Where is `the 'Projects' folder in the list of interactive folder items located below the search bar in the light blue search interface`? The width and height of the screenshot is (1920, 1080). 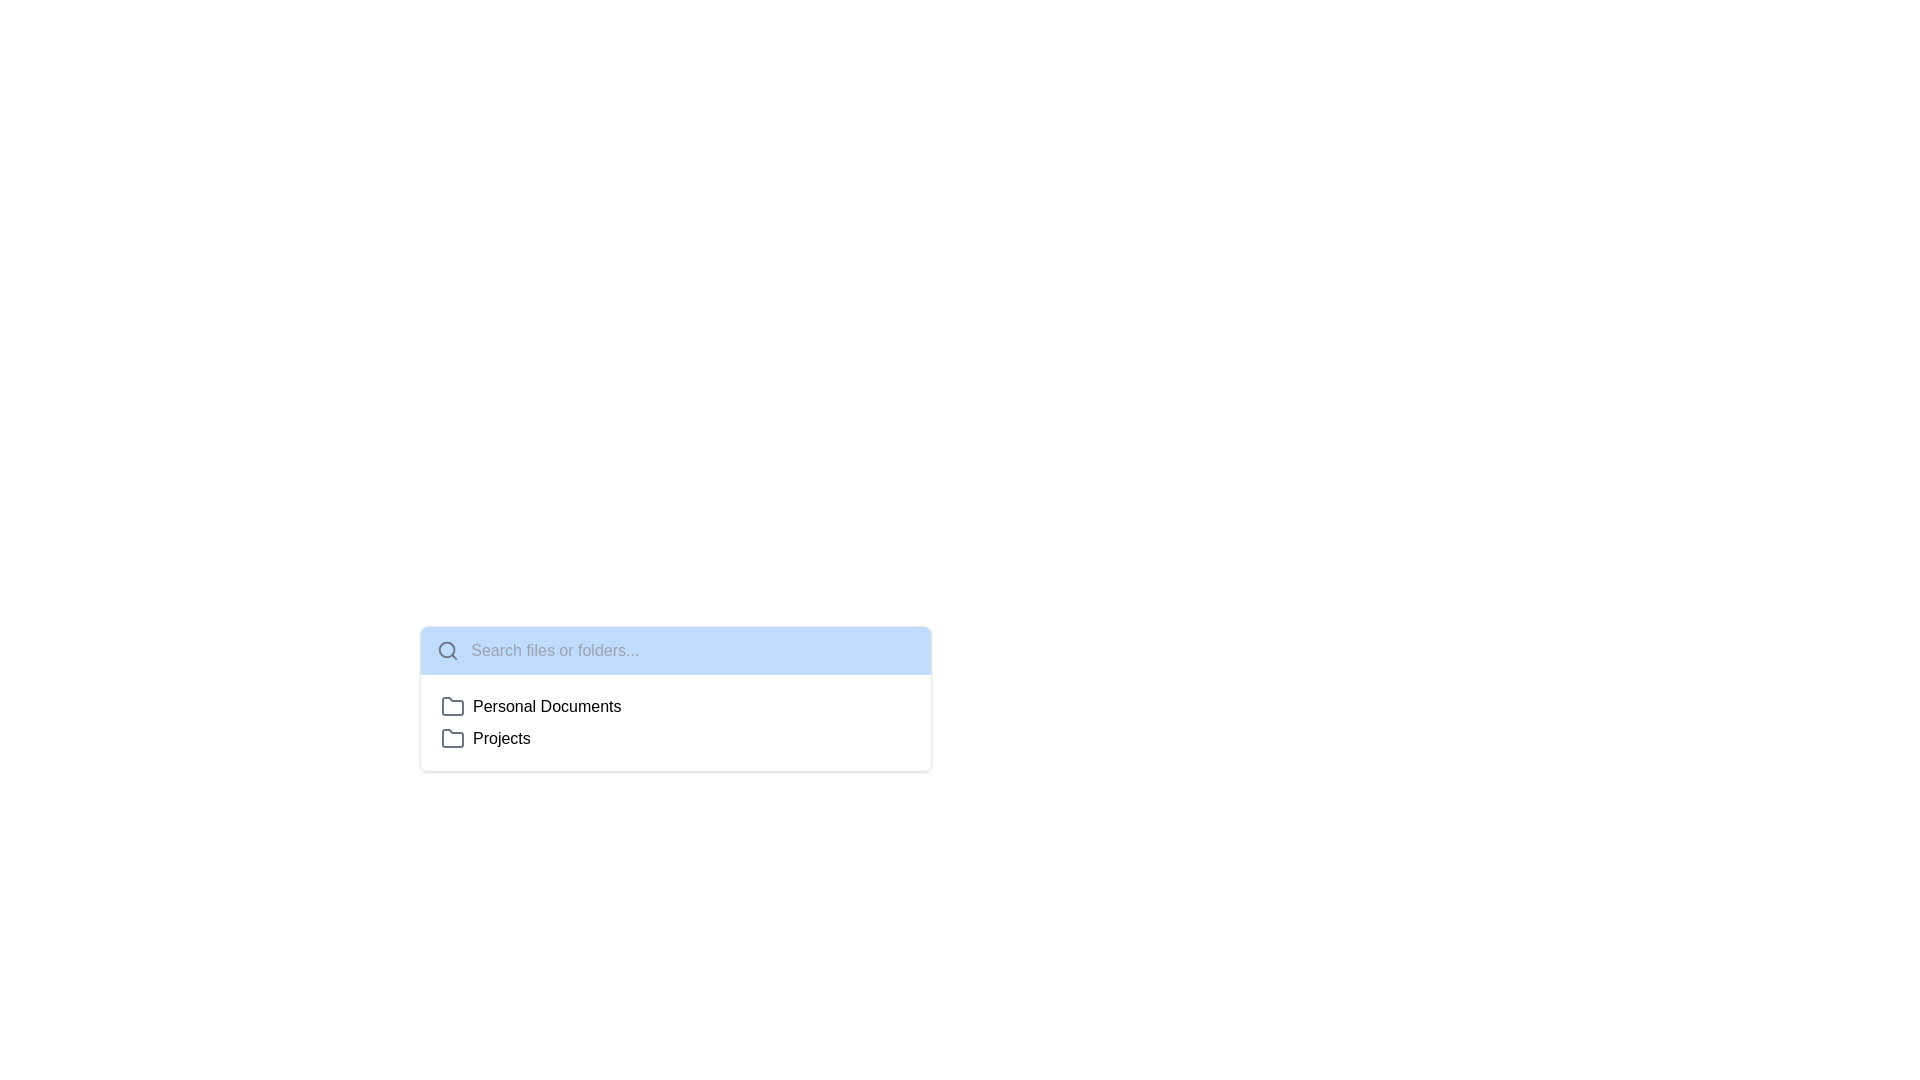 the 'Projects' folder in the list of interactive folder items located below the search bar in the light blue search interface is located at coordinates (676, 722).